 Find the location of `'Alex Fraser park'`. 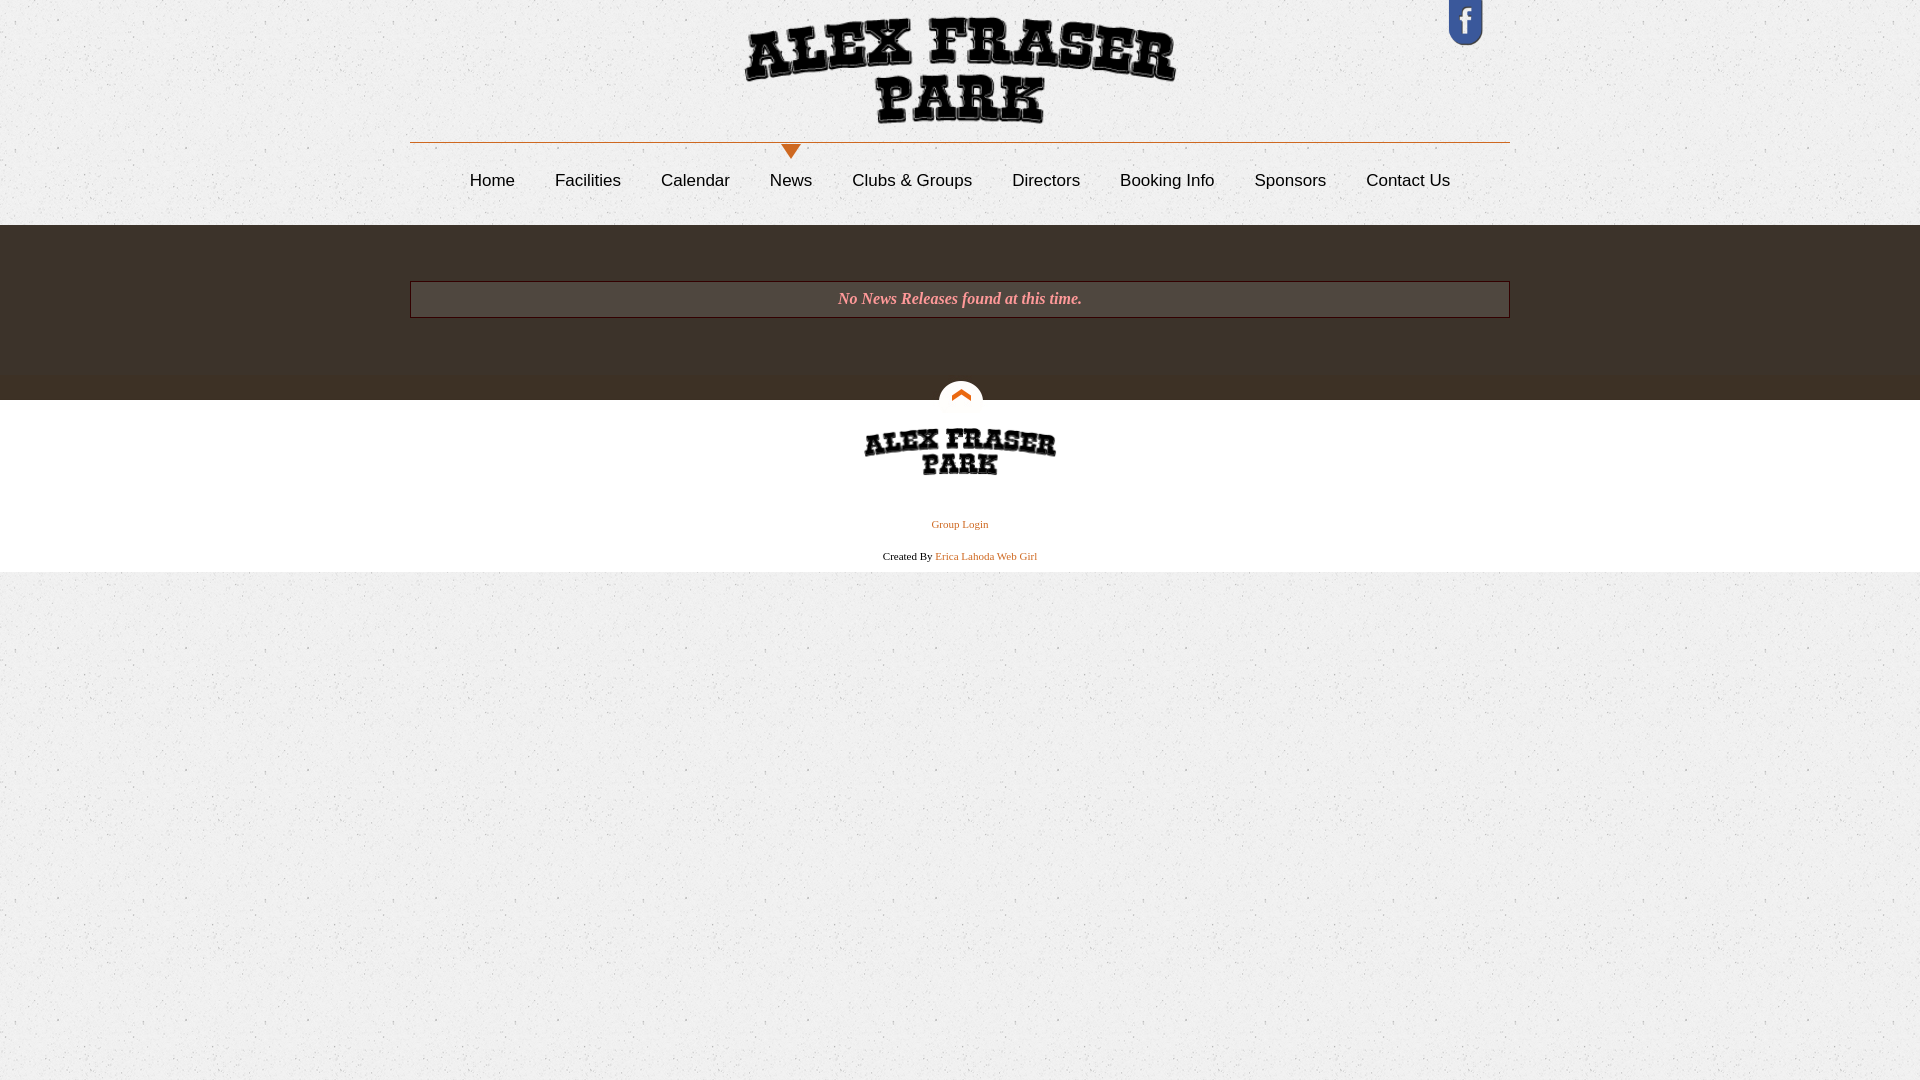

'Alex Fraser park' is located at coordinates (859, 451).